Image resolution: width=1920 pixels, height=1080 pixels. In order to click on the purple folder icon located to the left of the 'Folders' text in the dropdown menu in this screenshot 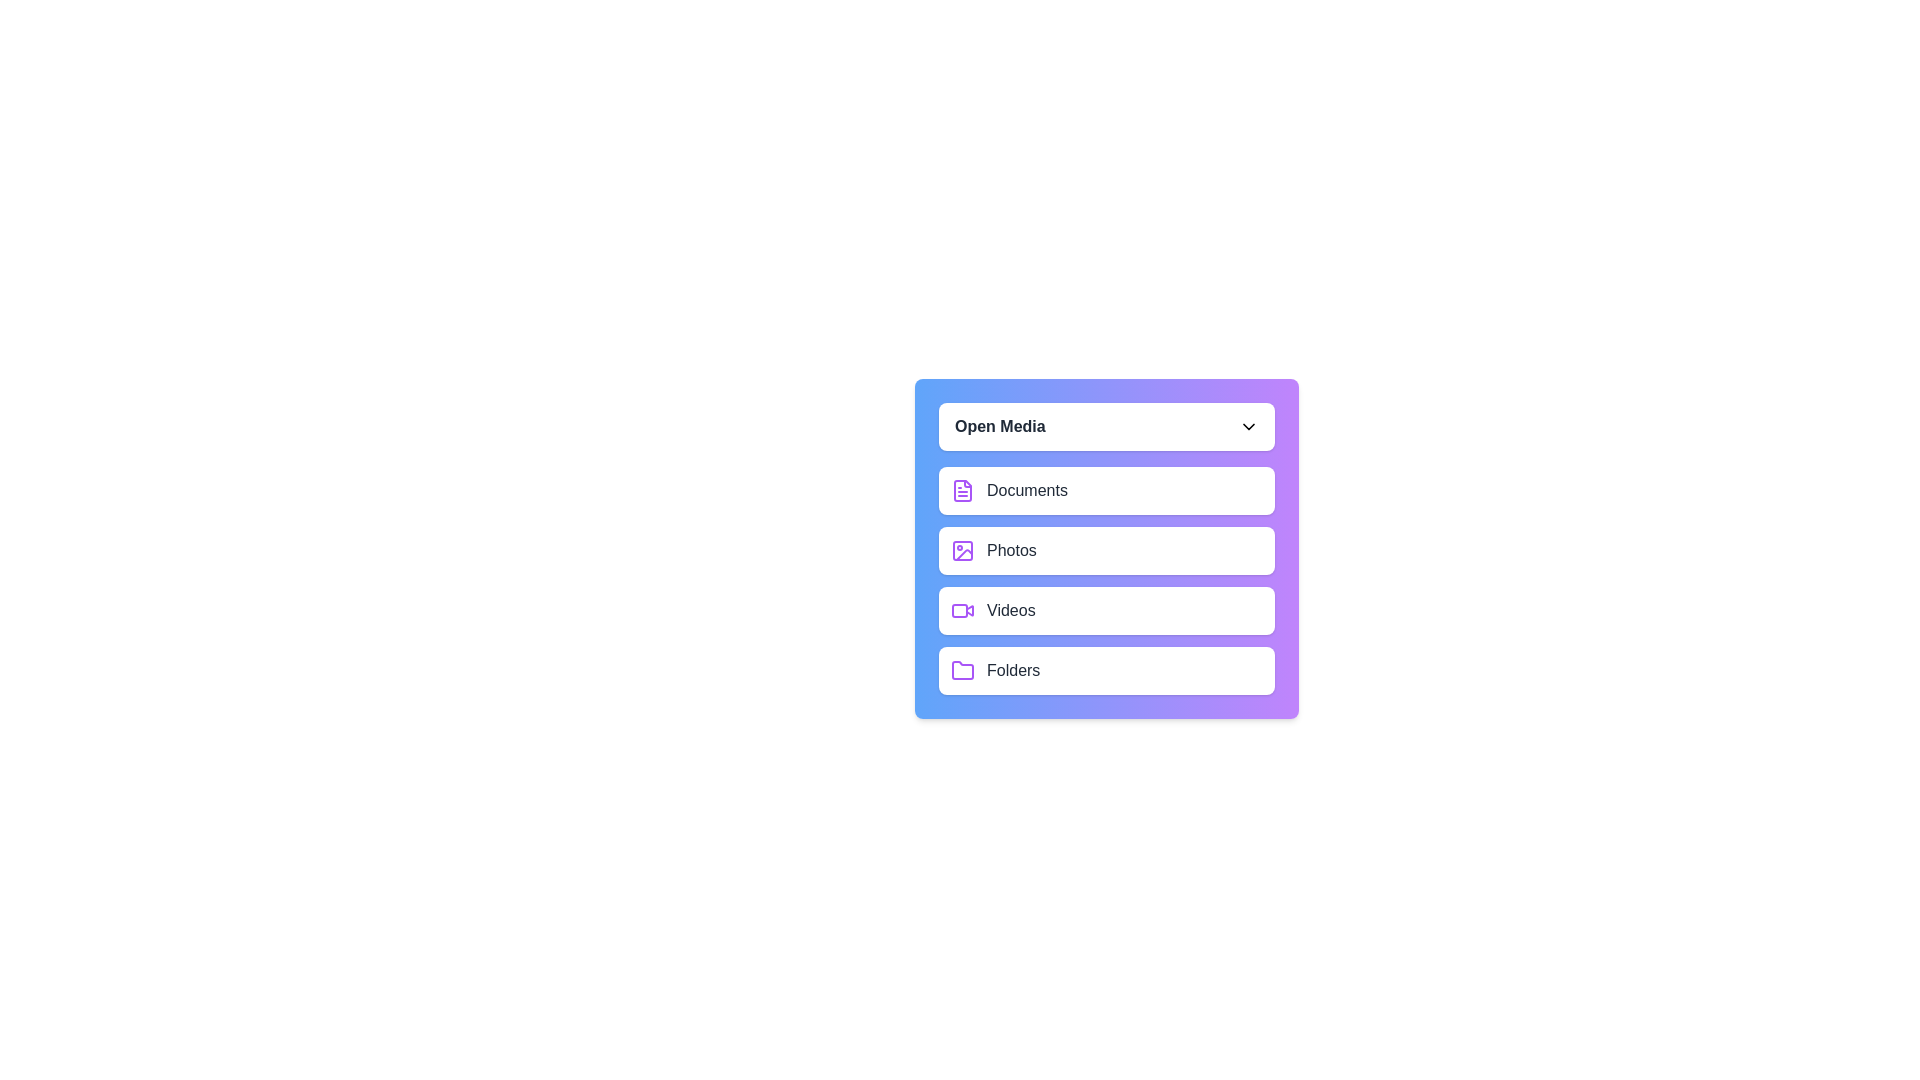, I will do `click(963, 670)`.